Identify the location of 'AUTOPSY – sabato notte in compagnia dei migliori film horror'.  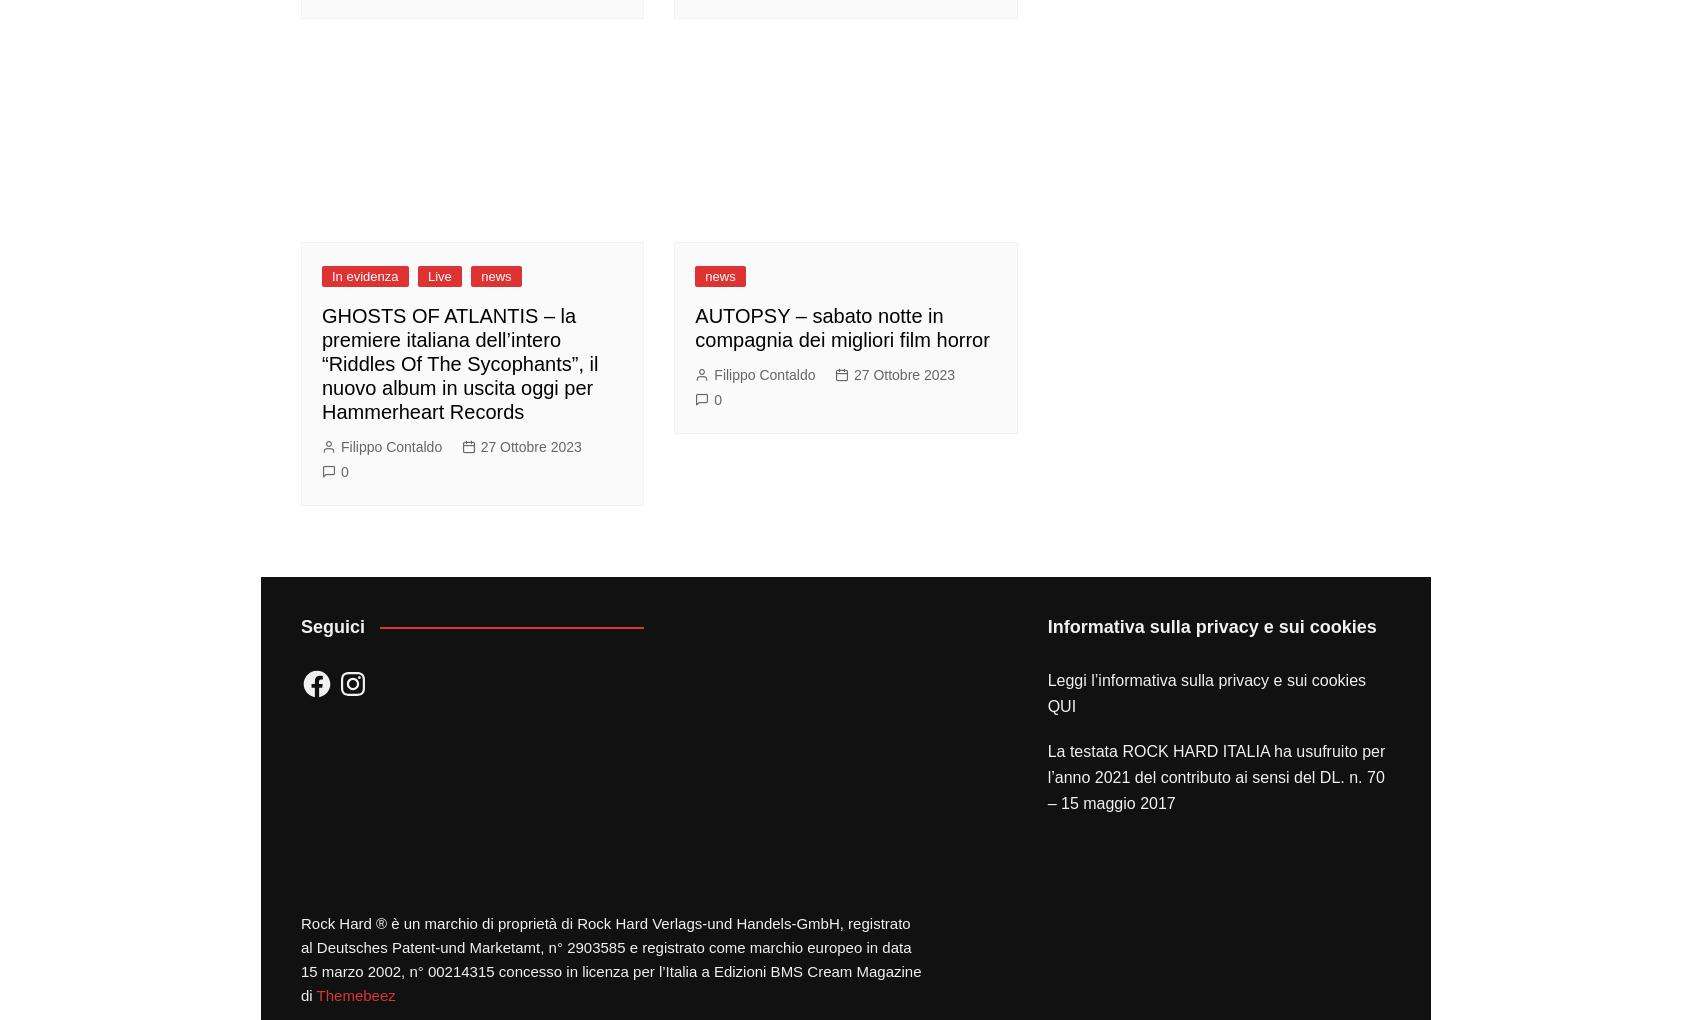
(841, 327).